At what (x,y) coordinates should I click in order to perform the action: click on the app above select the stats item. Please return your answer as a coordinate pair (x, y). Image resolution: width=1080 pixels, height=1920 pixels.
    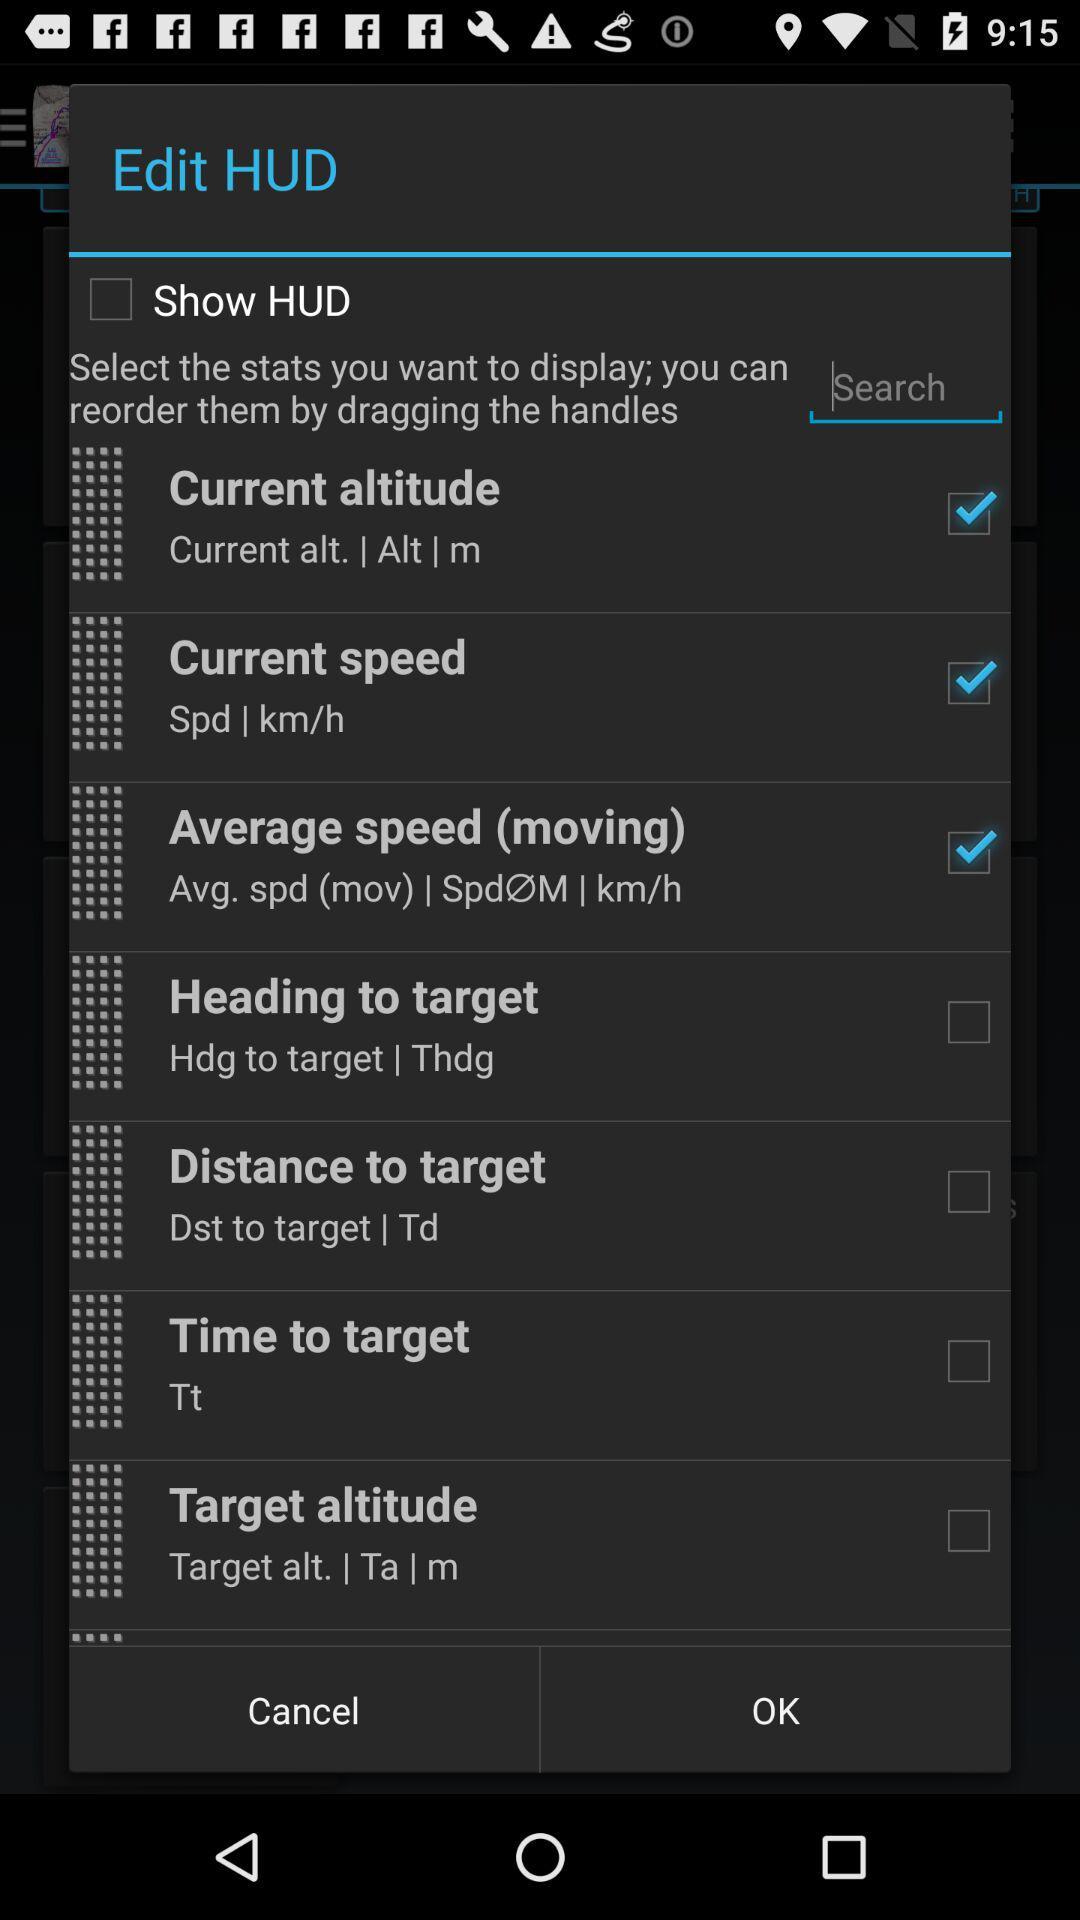
    Looking at the image, I should click on (540, 298).